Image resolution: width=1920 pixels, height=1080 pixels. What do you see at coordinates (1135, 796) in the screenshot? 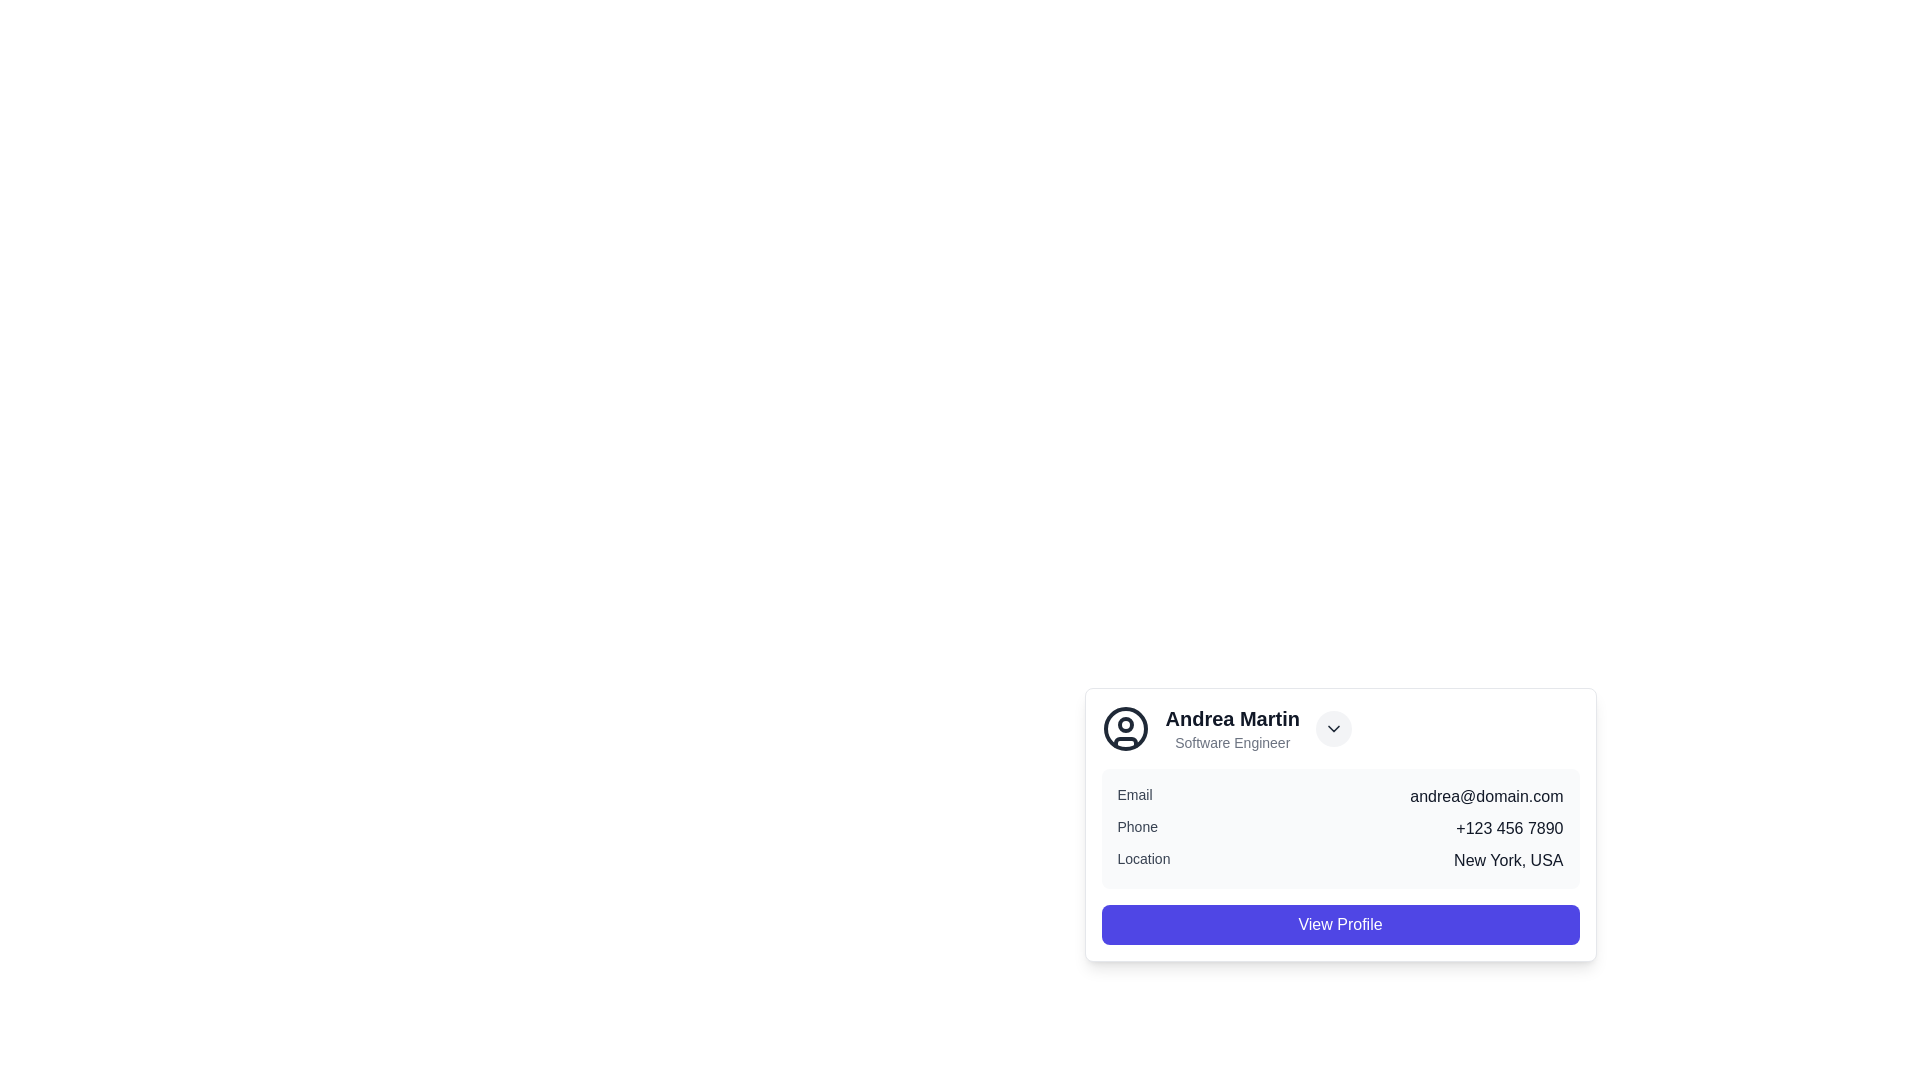
I see `properties of the text label displaying 'Email' located to the left of the email address 'andrea@domain.com'` at bounding box center [1135, 796].